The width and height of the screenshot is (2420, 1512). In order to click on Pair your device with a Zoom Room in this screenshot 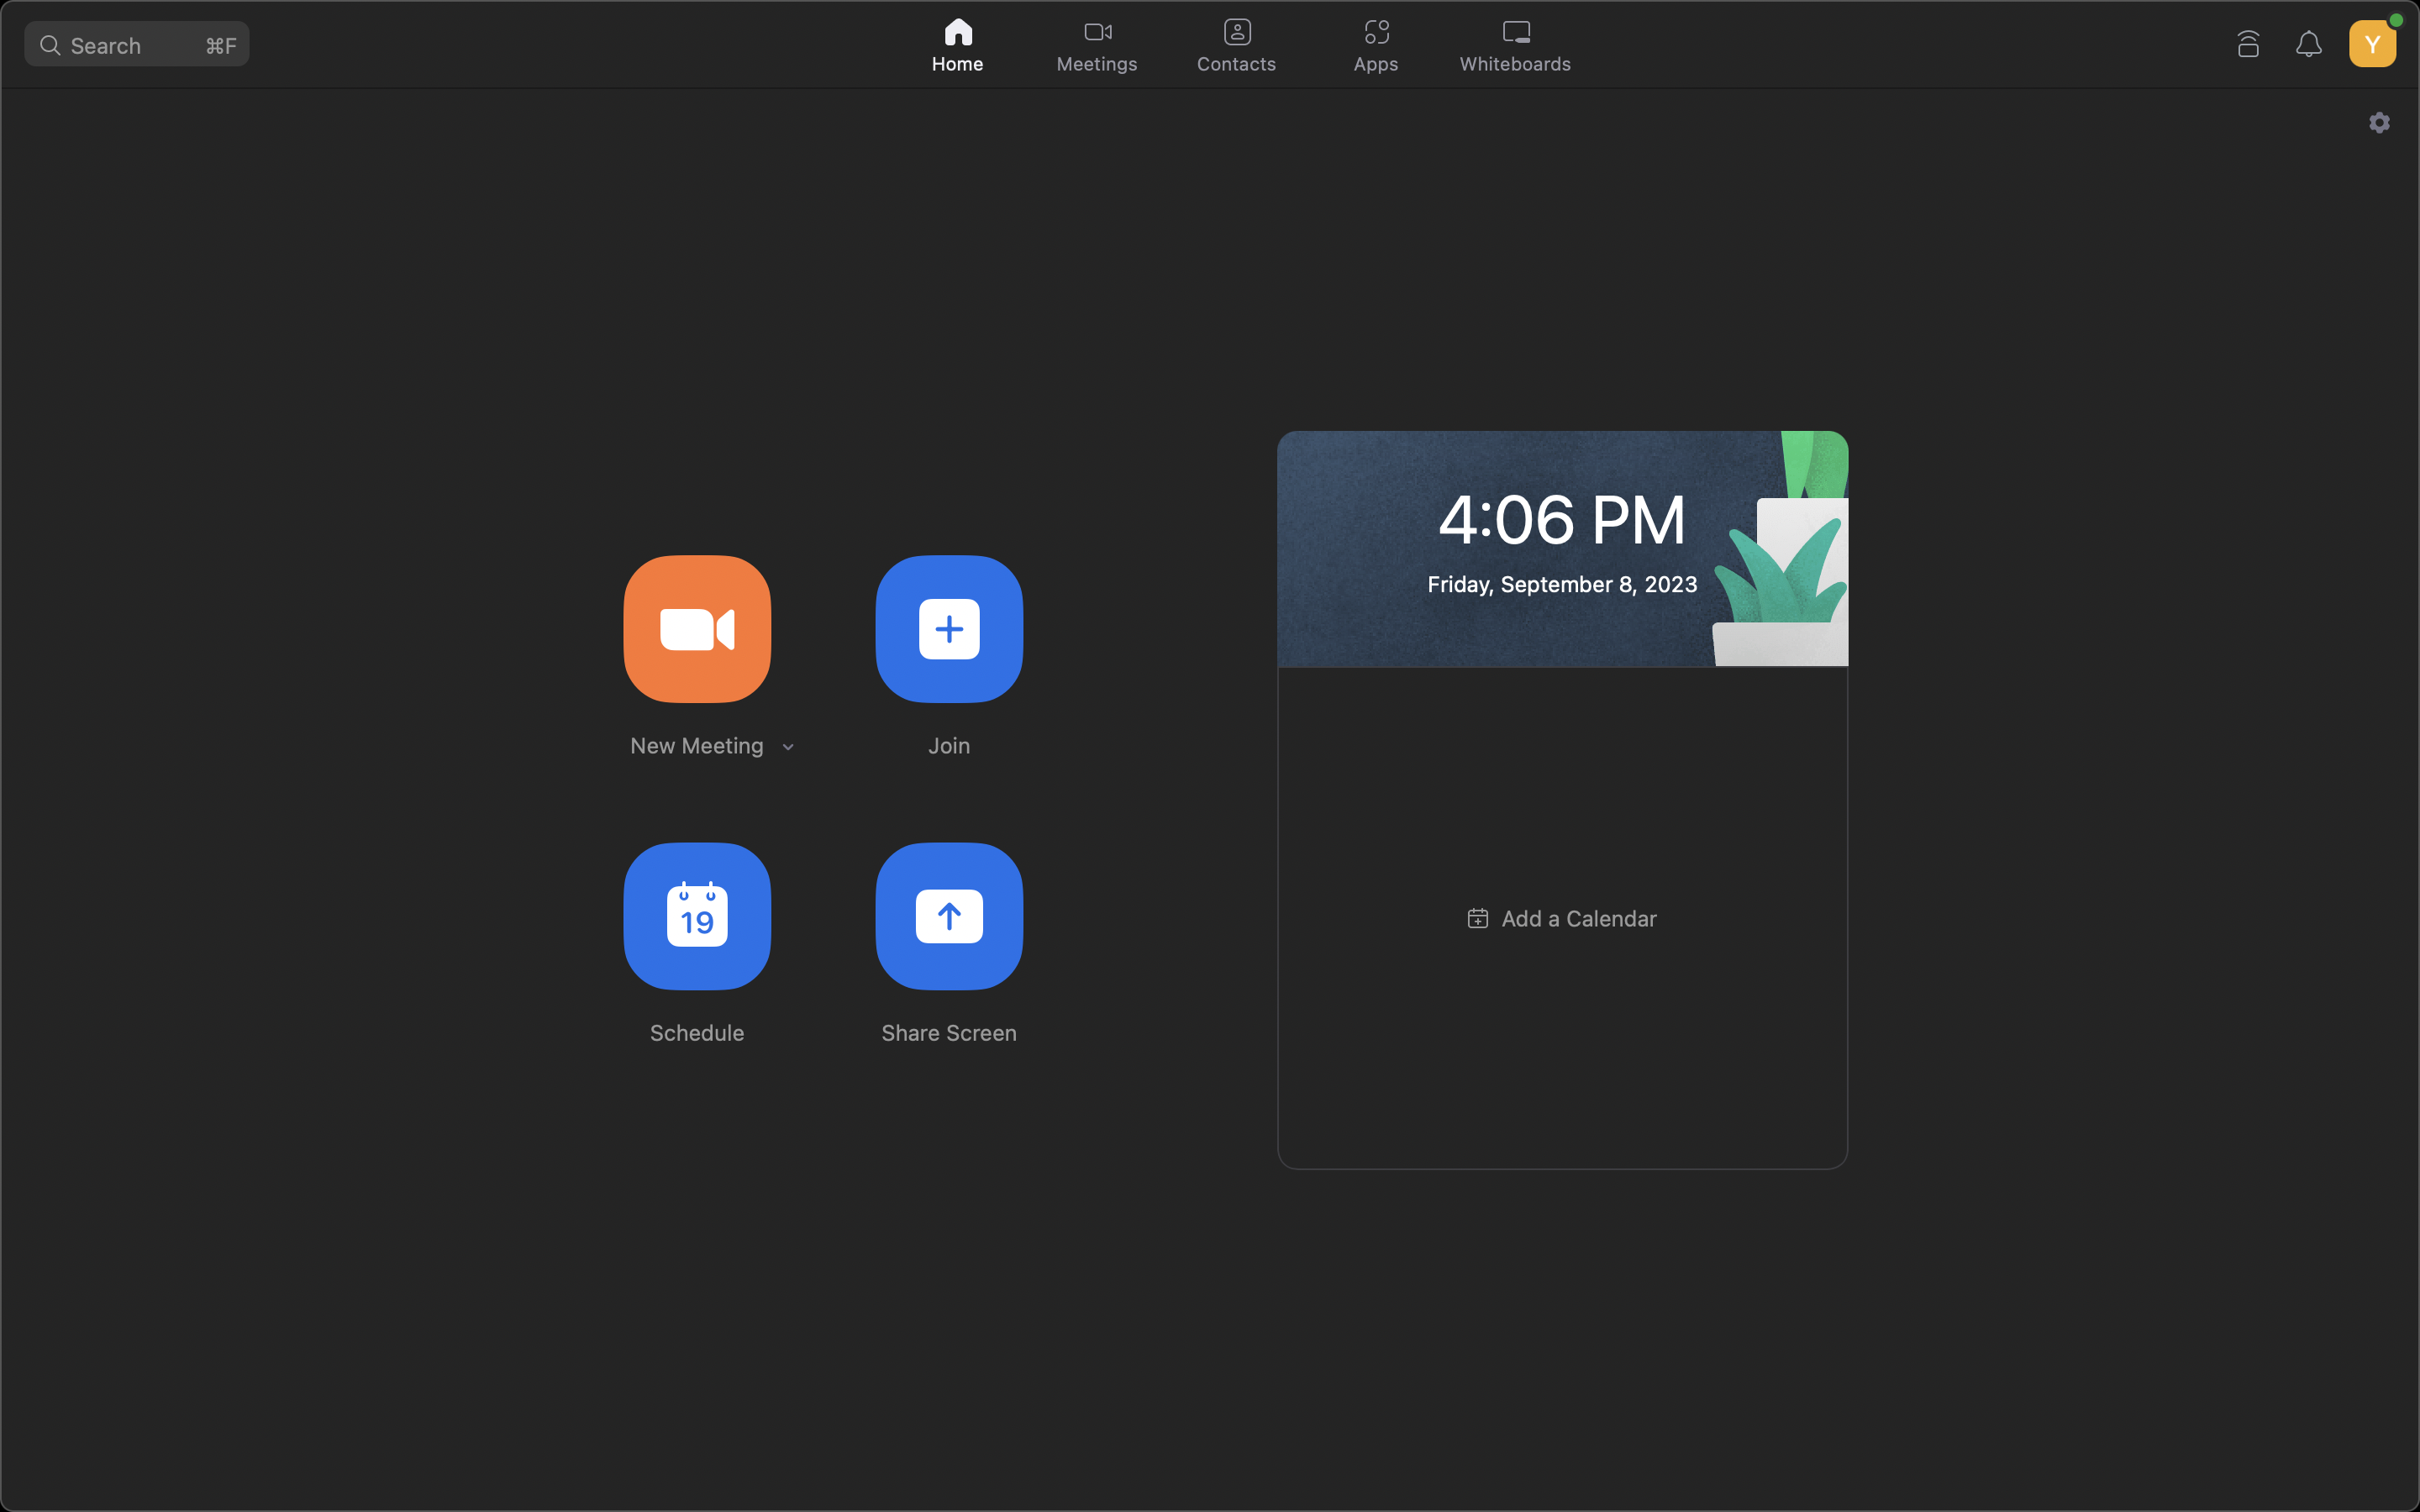, I will do `click(2249, 39)`.